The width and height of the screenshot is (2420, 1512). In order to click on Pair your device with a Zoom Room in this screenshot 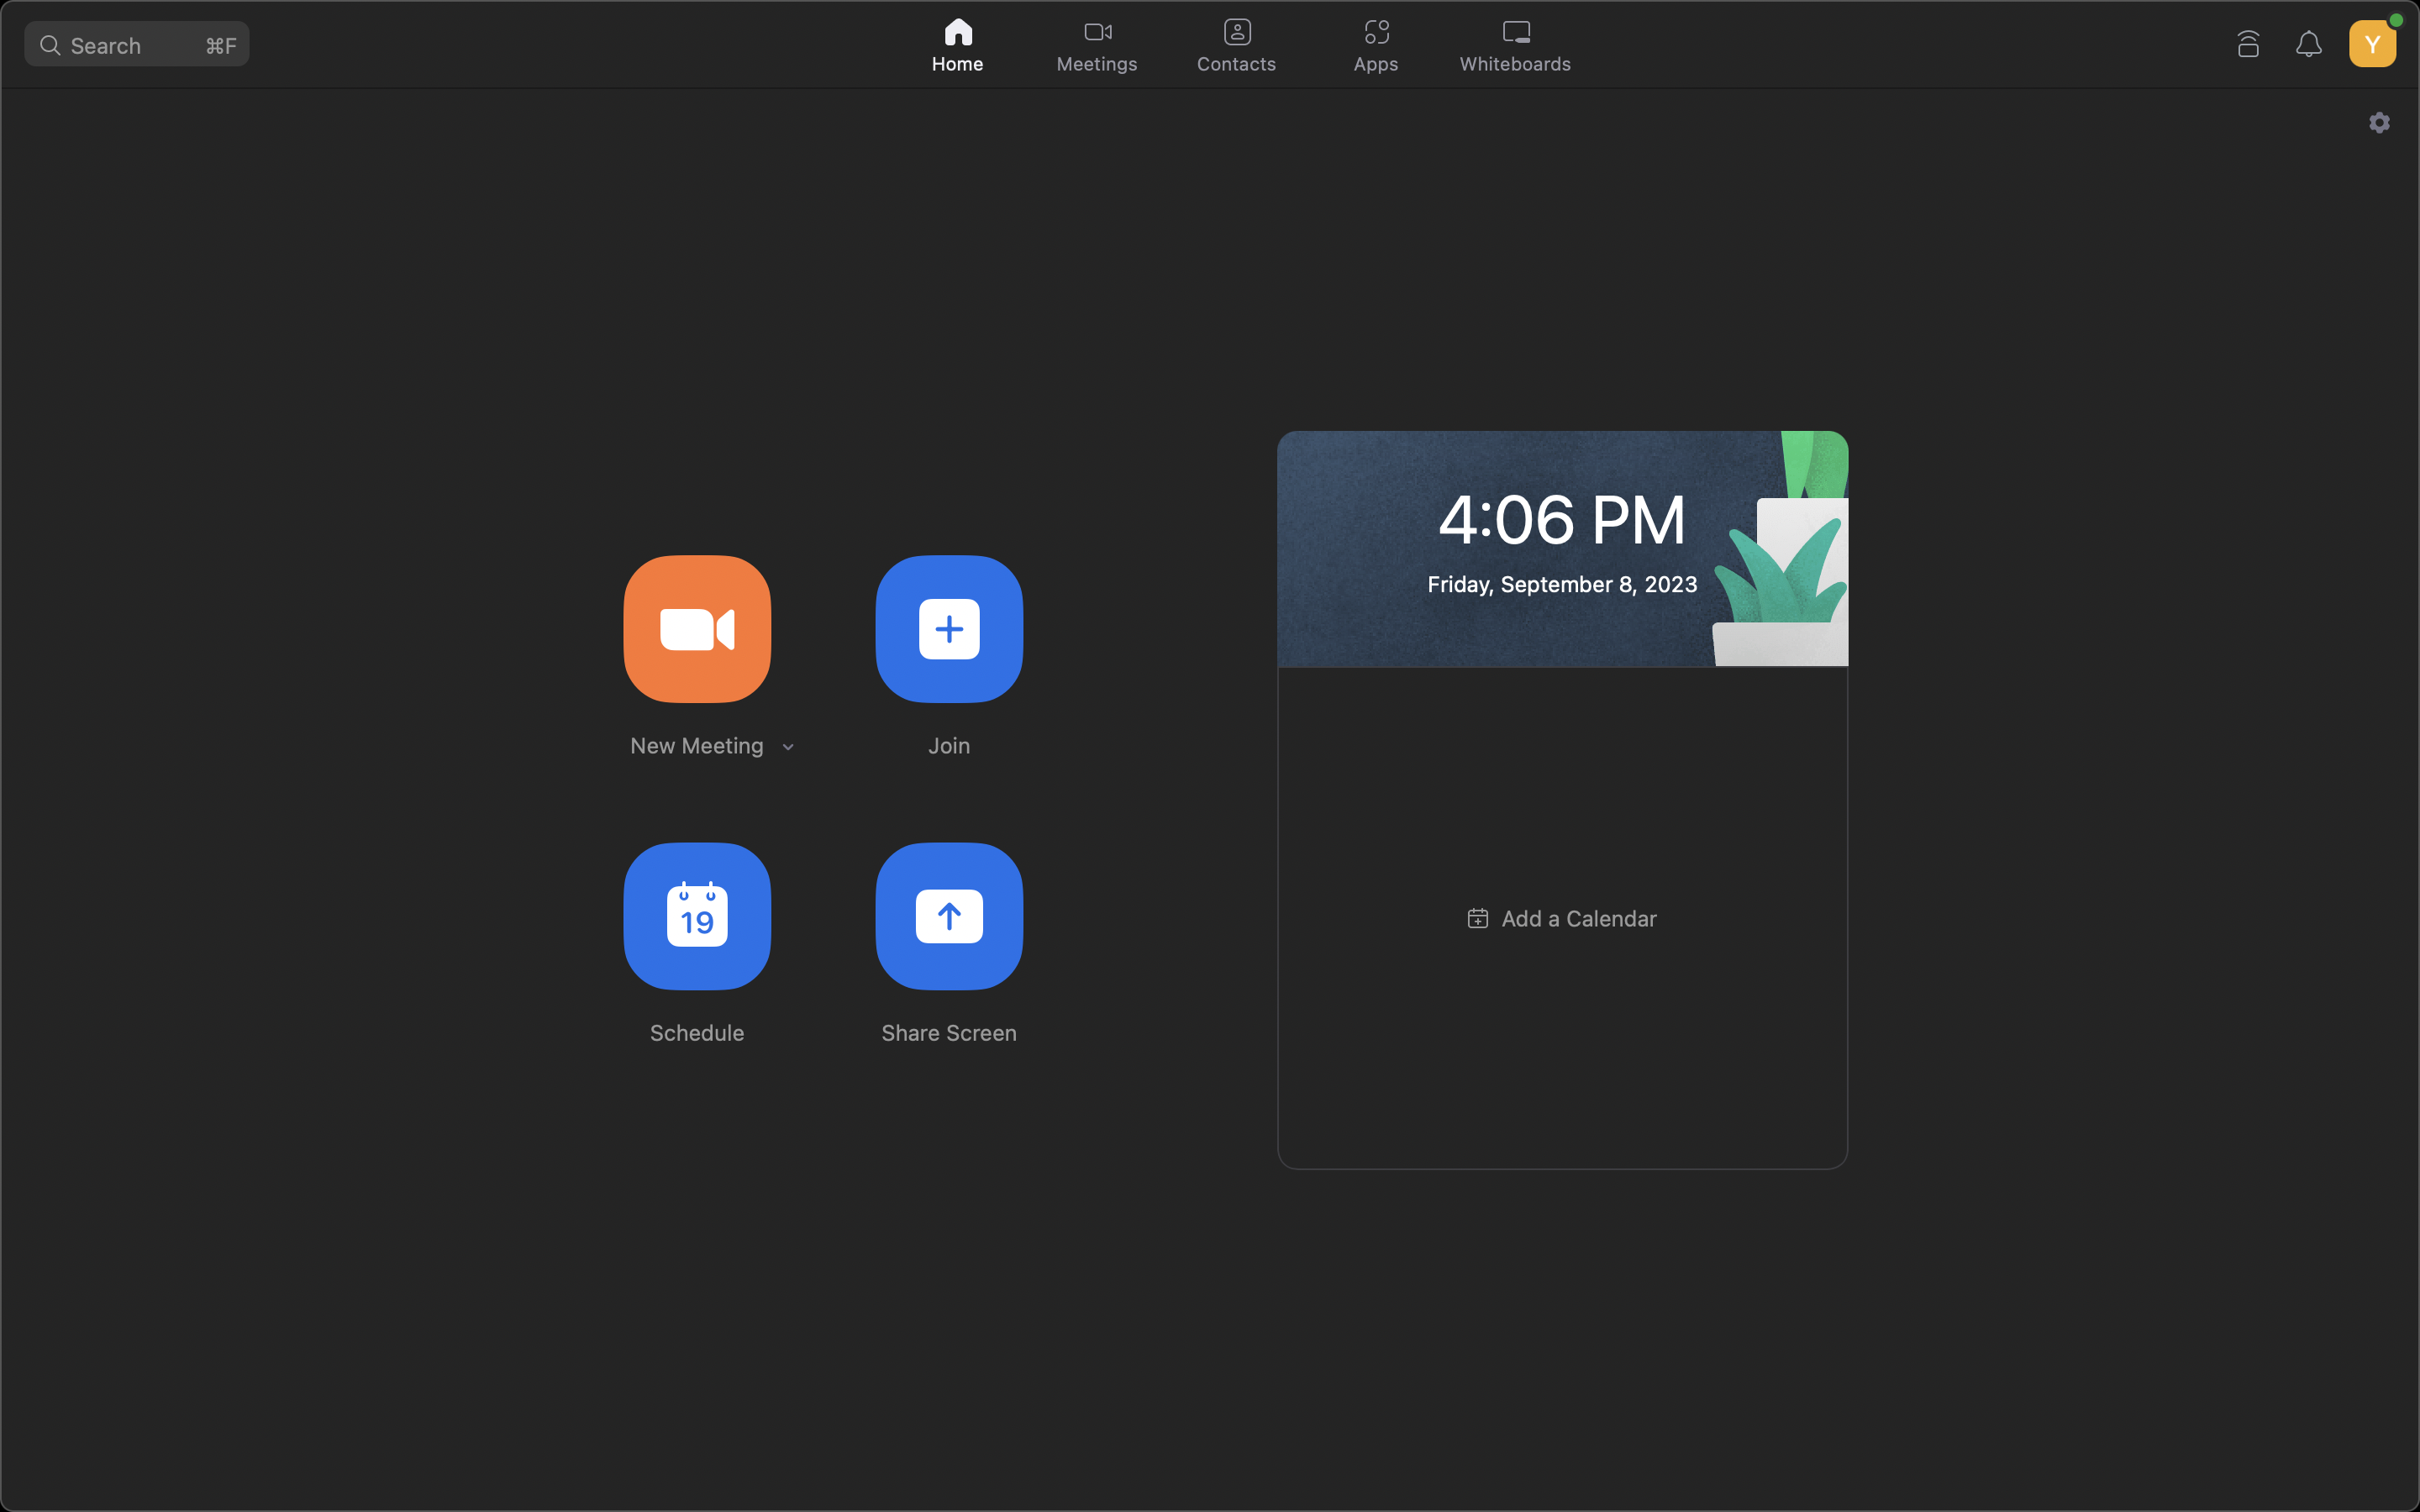, I will do `click(2249, 39)`.